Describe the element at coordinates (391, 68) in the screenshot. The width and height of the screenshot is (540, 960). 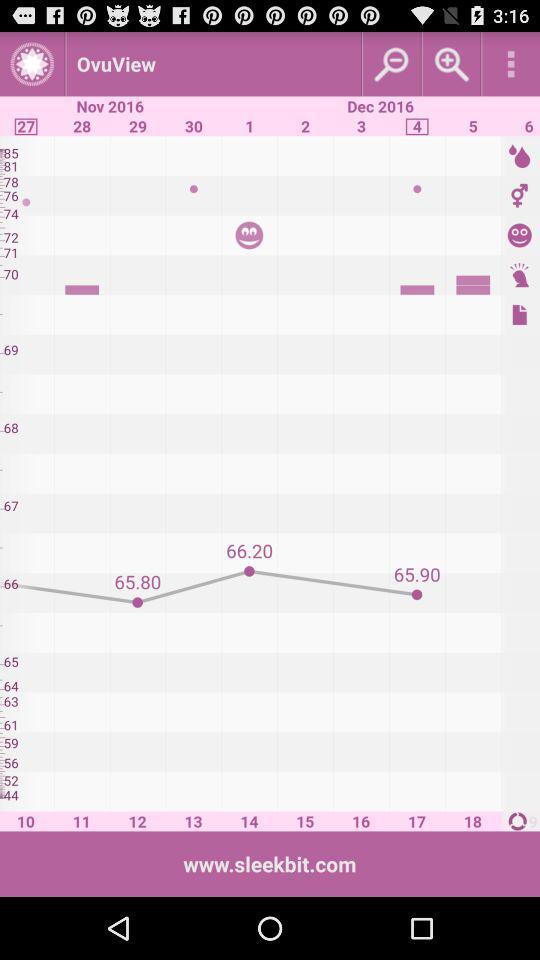
I see `the zoom_out icon` at that location.